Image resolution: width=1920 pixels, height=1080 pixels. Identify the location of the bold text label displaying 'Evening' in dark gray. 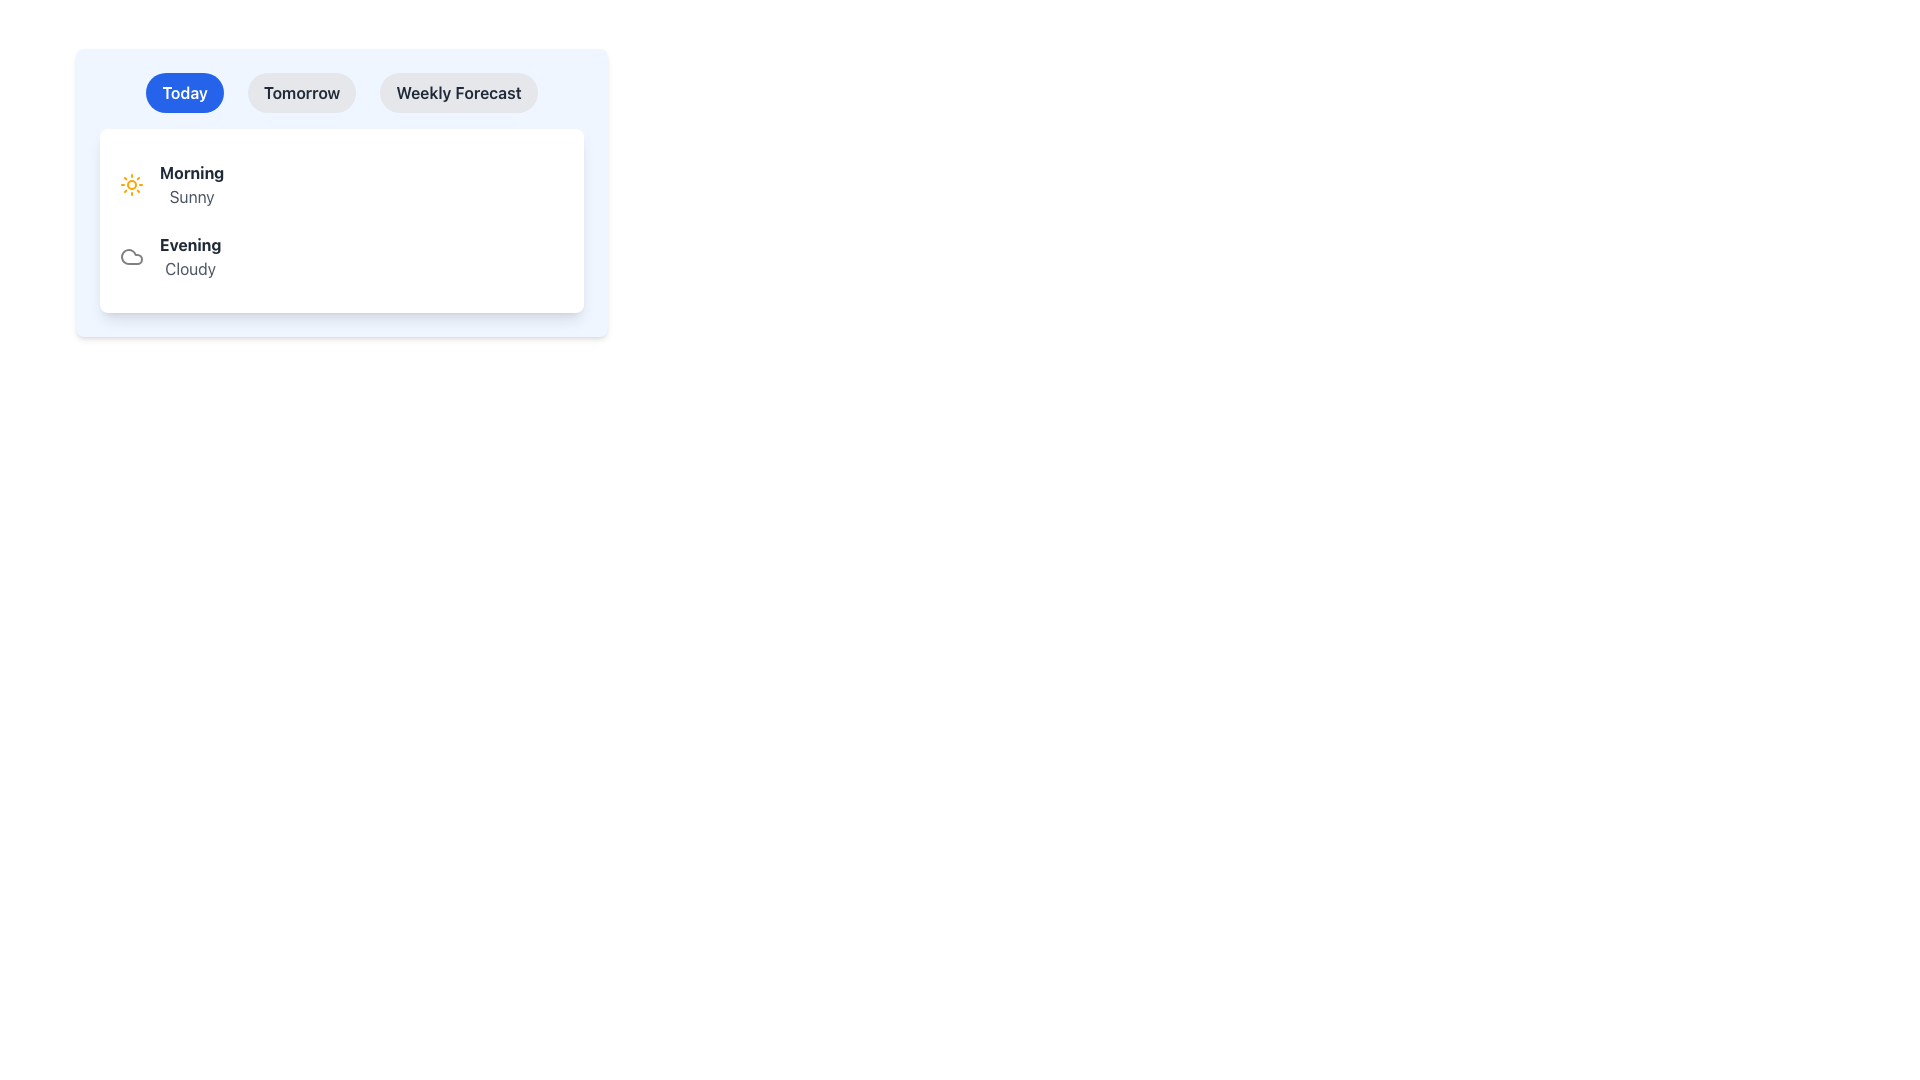
(190, 244).